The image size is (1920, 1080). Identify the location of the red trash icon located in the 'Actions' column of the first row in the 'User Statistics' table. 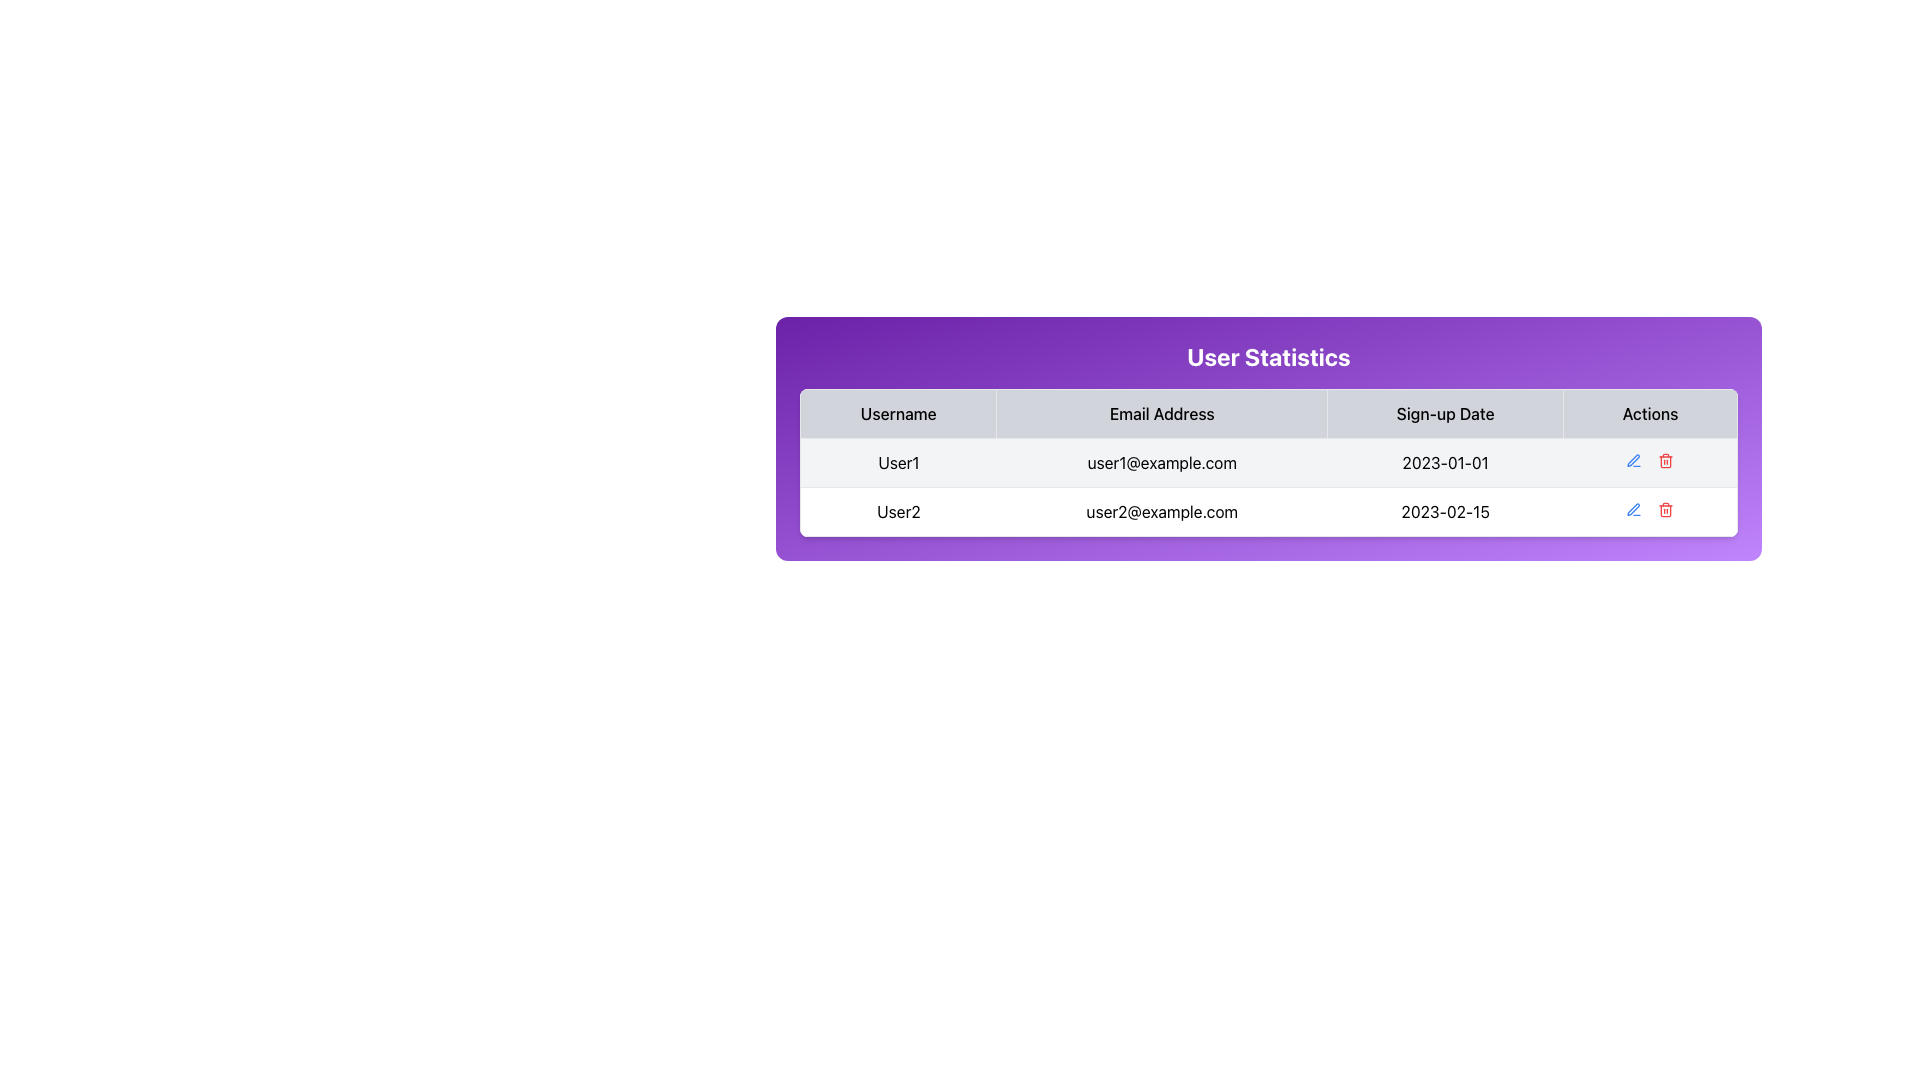
(1666, 461).